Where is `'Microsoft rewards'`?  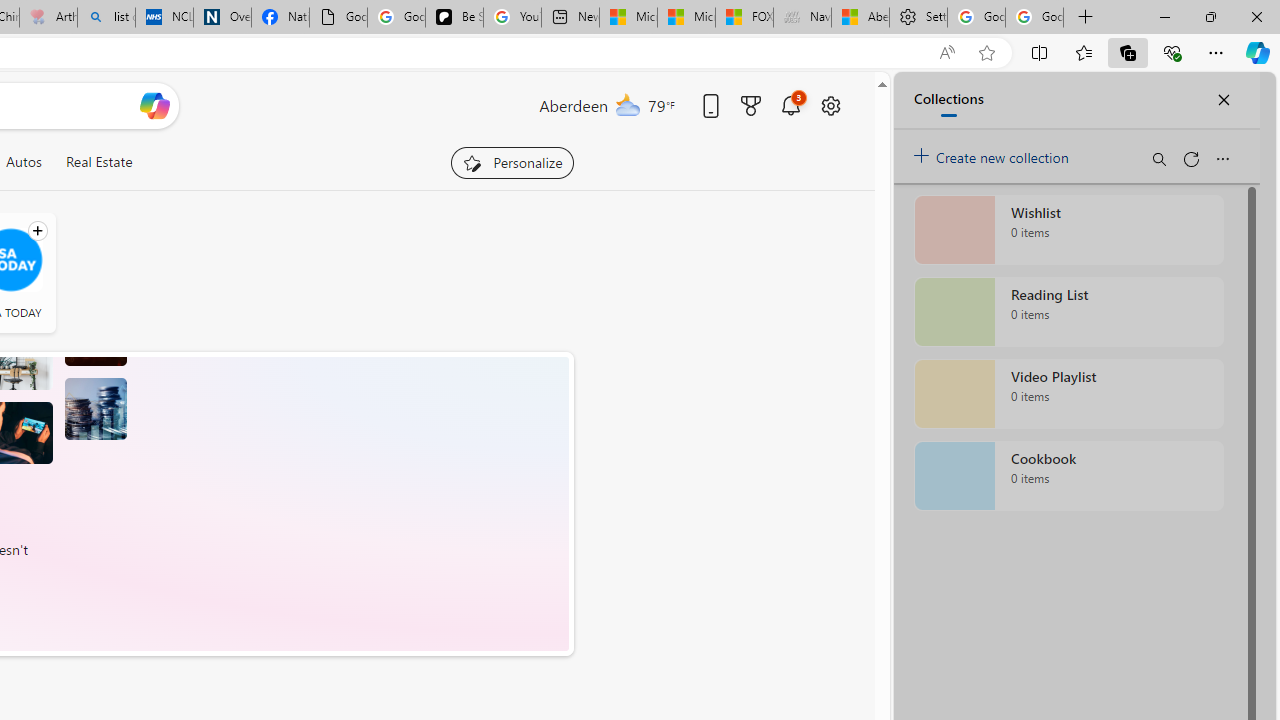
'Microsoft rewards' is located at coordinates (749, 105).